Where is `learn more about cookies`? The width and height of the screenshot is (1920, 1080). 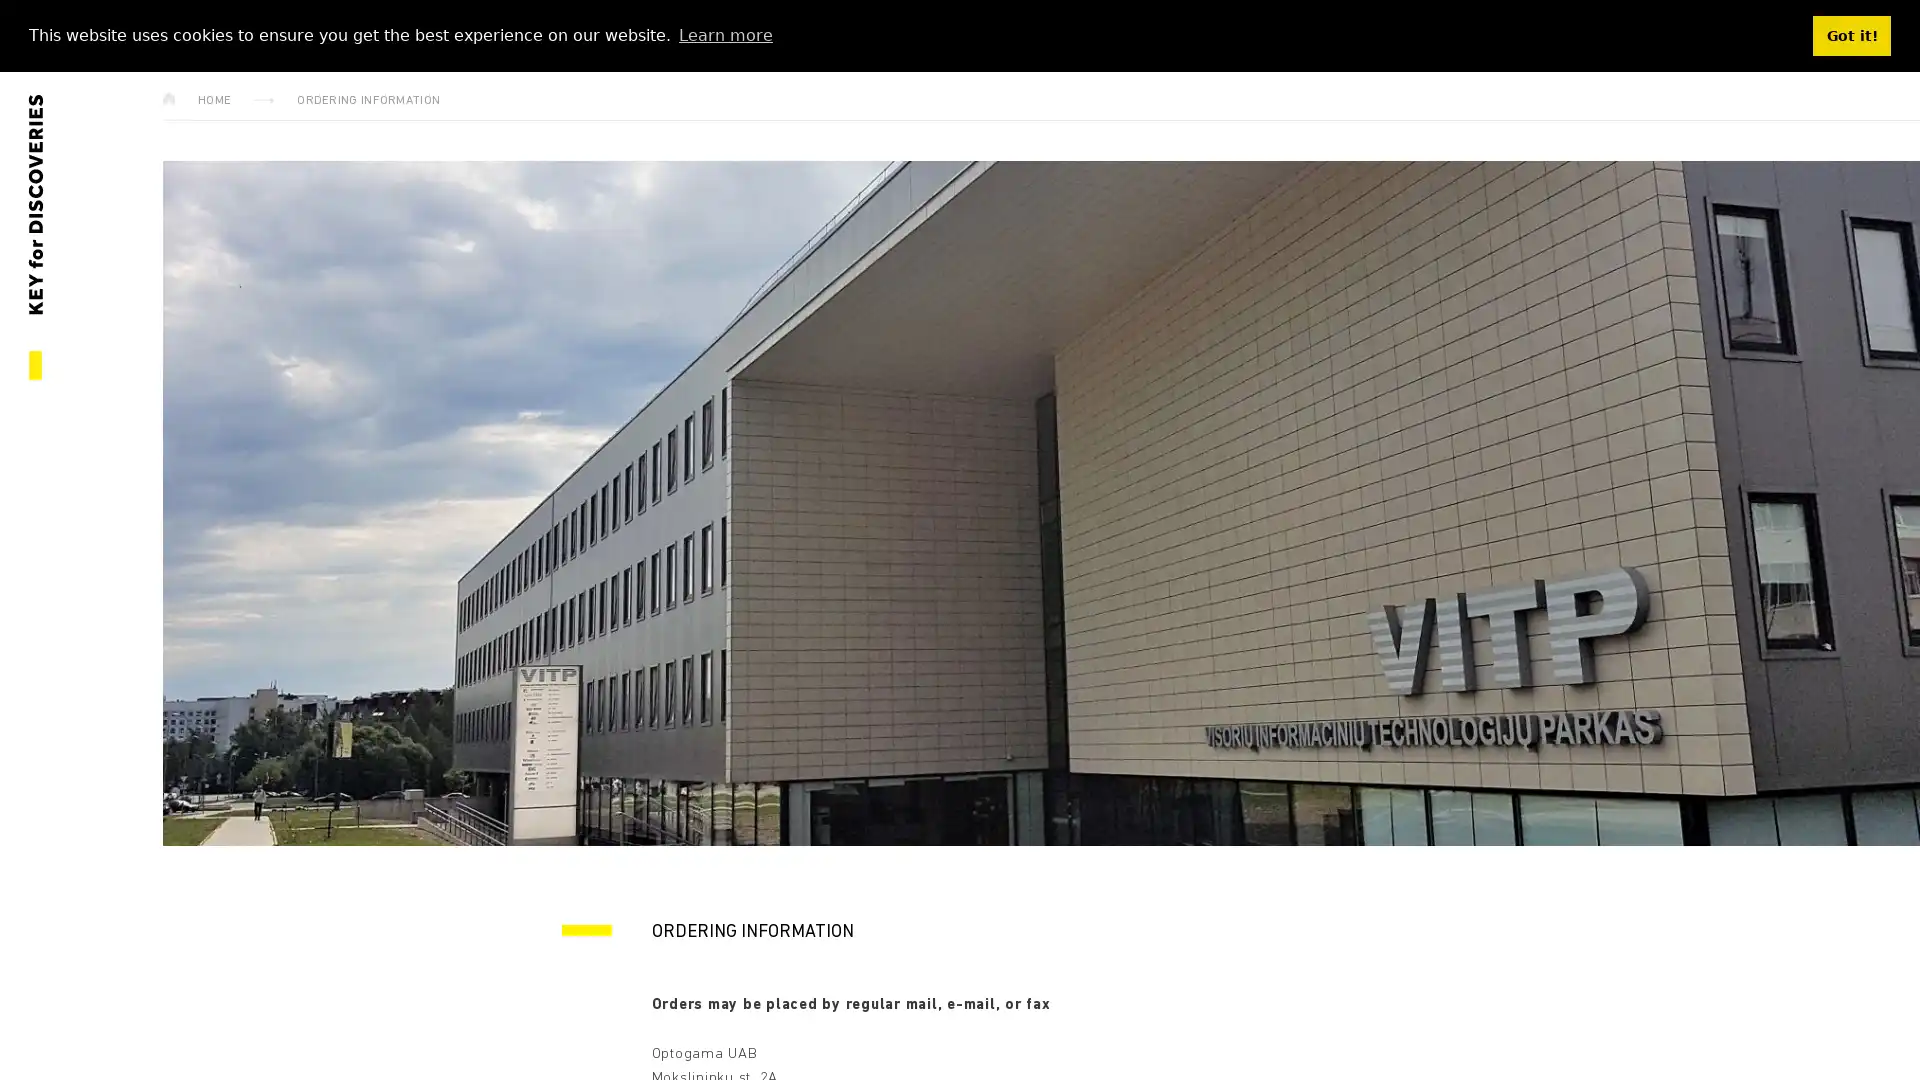
learn more about cookies is located at coordinates (724, 34).